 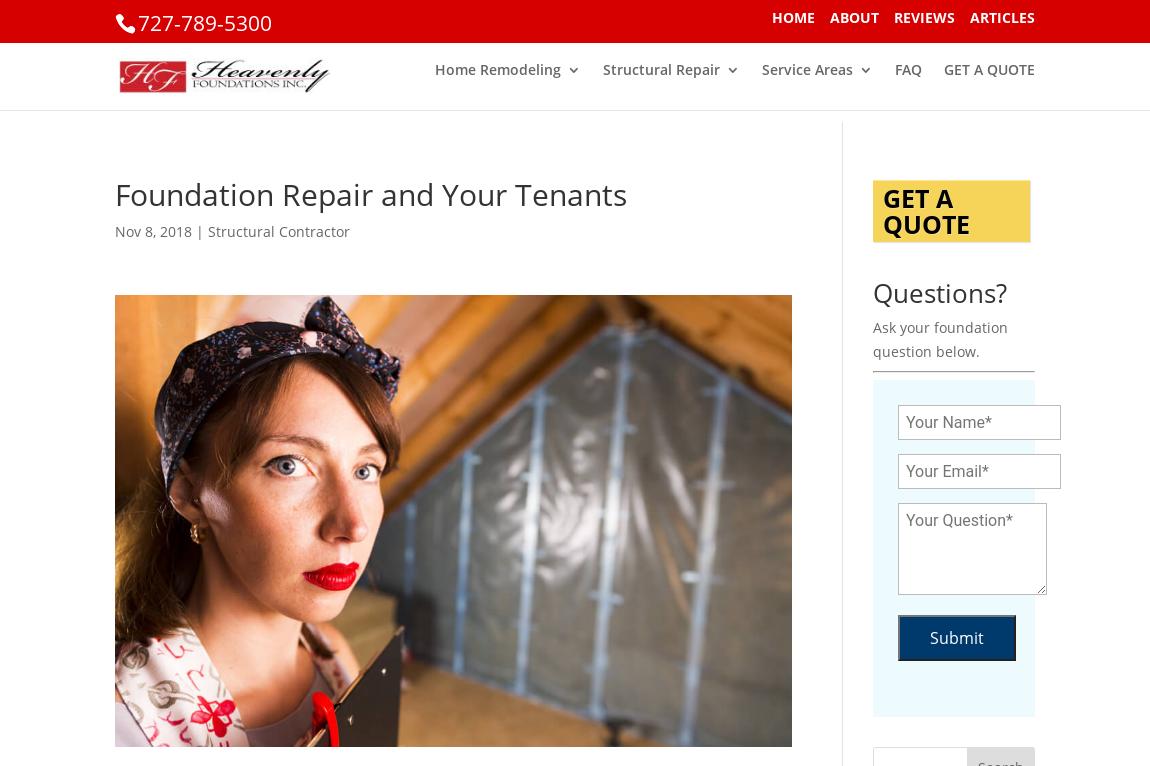 I want to click on 'FAQ', so click(x=908, y=81).